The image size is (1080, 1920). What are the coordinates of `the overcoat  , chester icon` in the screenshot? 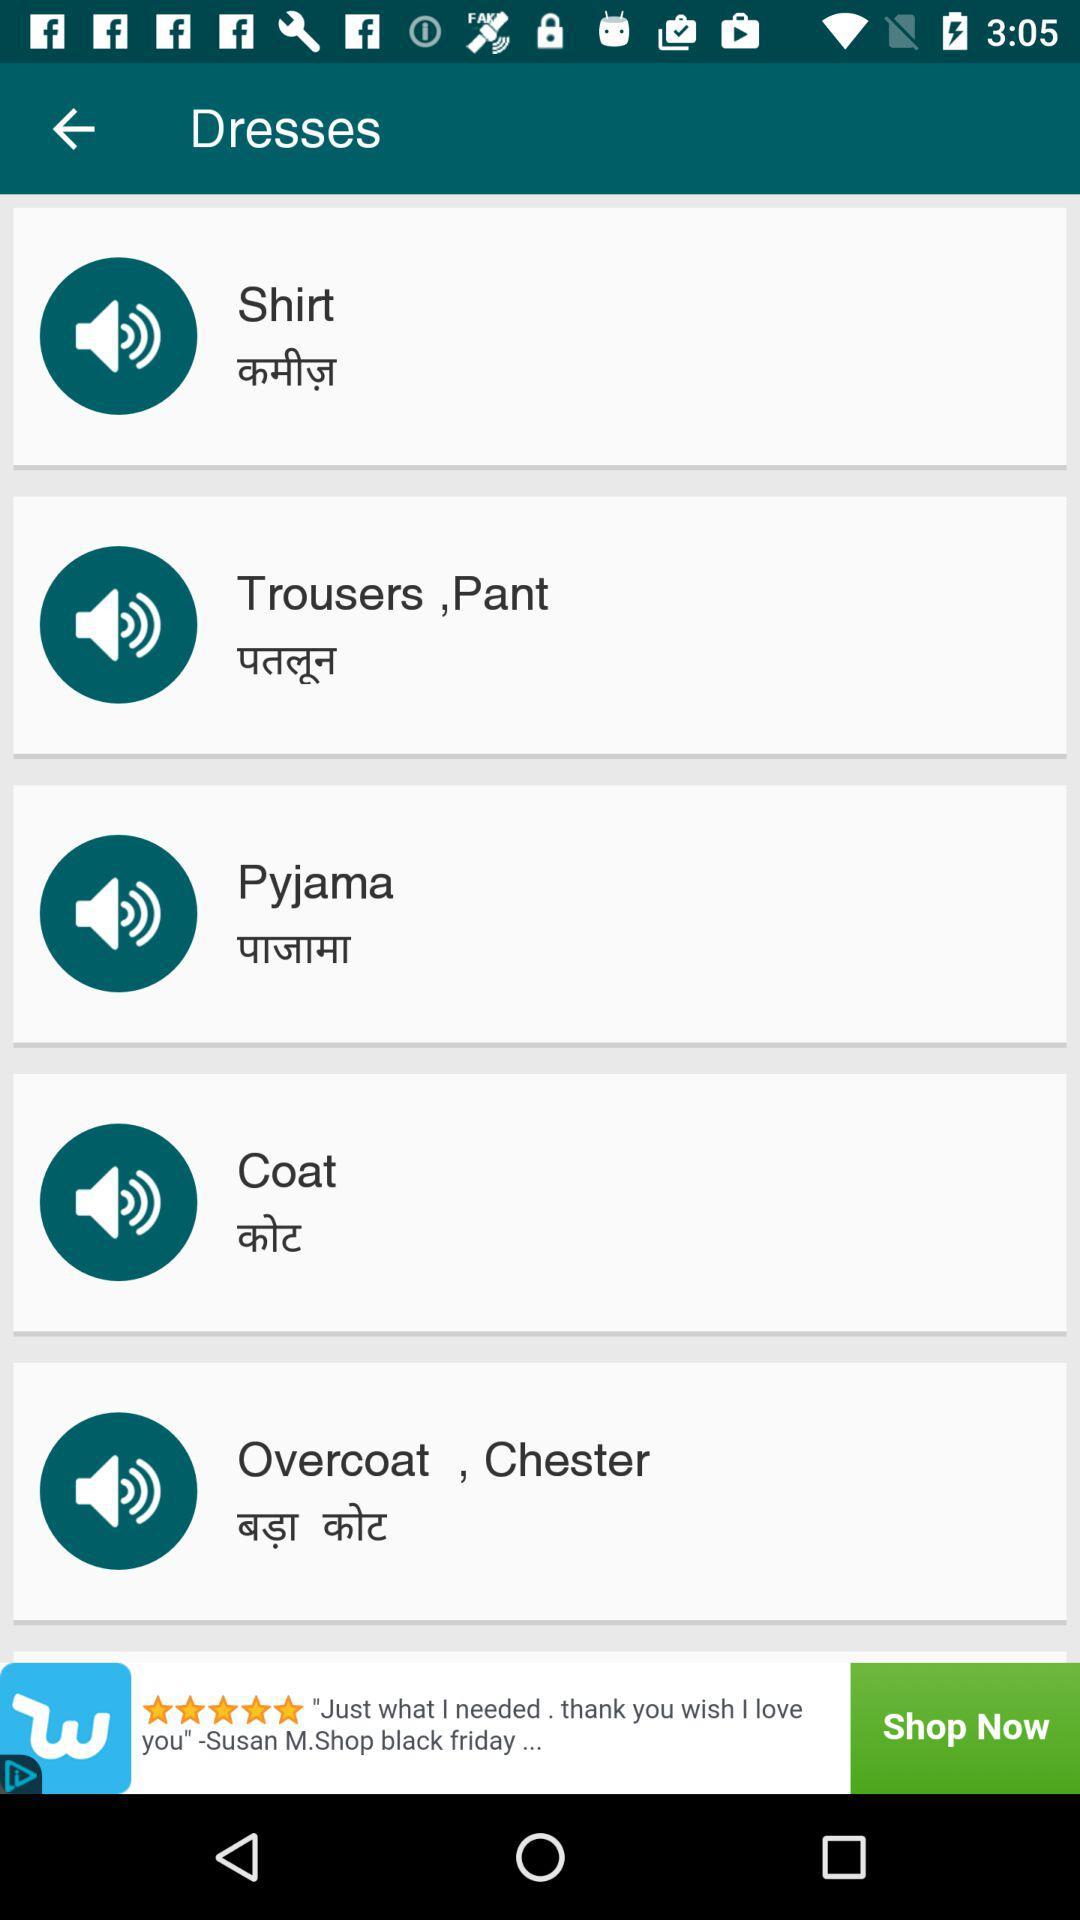 It's located at (442, 1459).